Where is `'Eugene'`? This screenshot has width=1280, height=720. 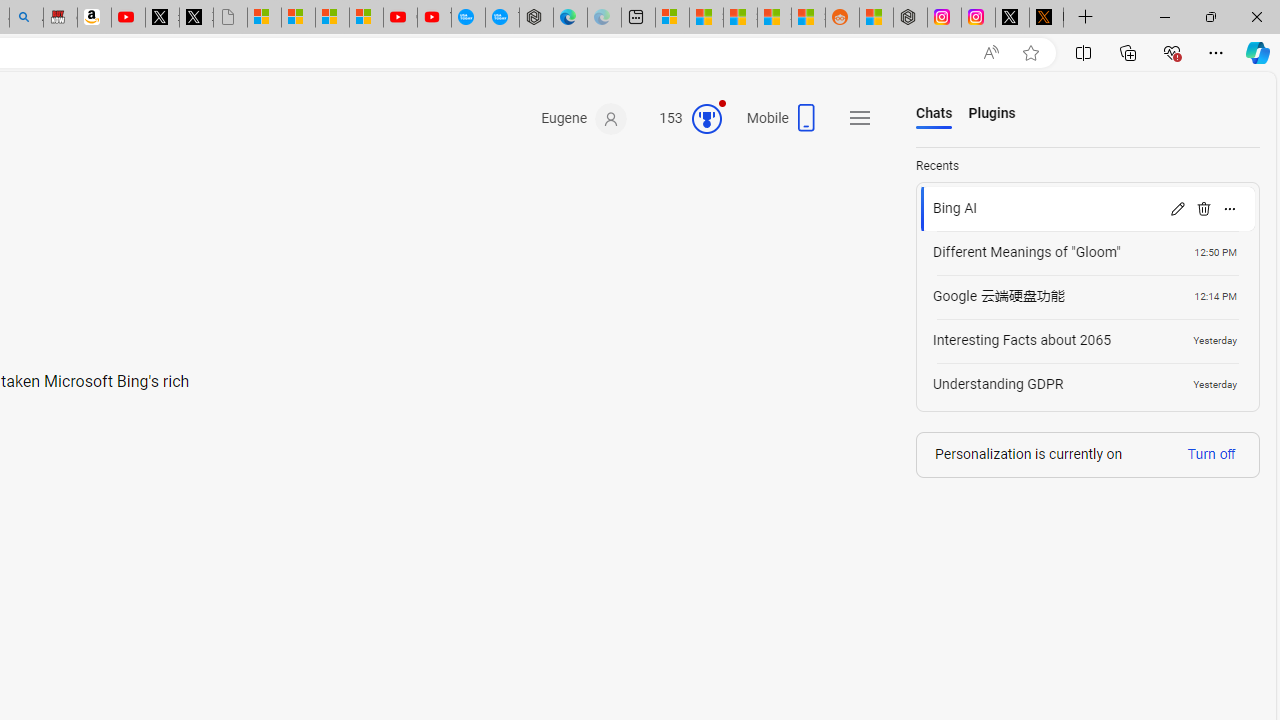
'Eugene' is located at coordinates (583, 119).